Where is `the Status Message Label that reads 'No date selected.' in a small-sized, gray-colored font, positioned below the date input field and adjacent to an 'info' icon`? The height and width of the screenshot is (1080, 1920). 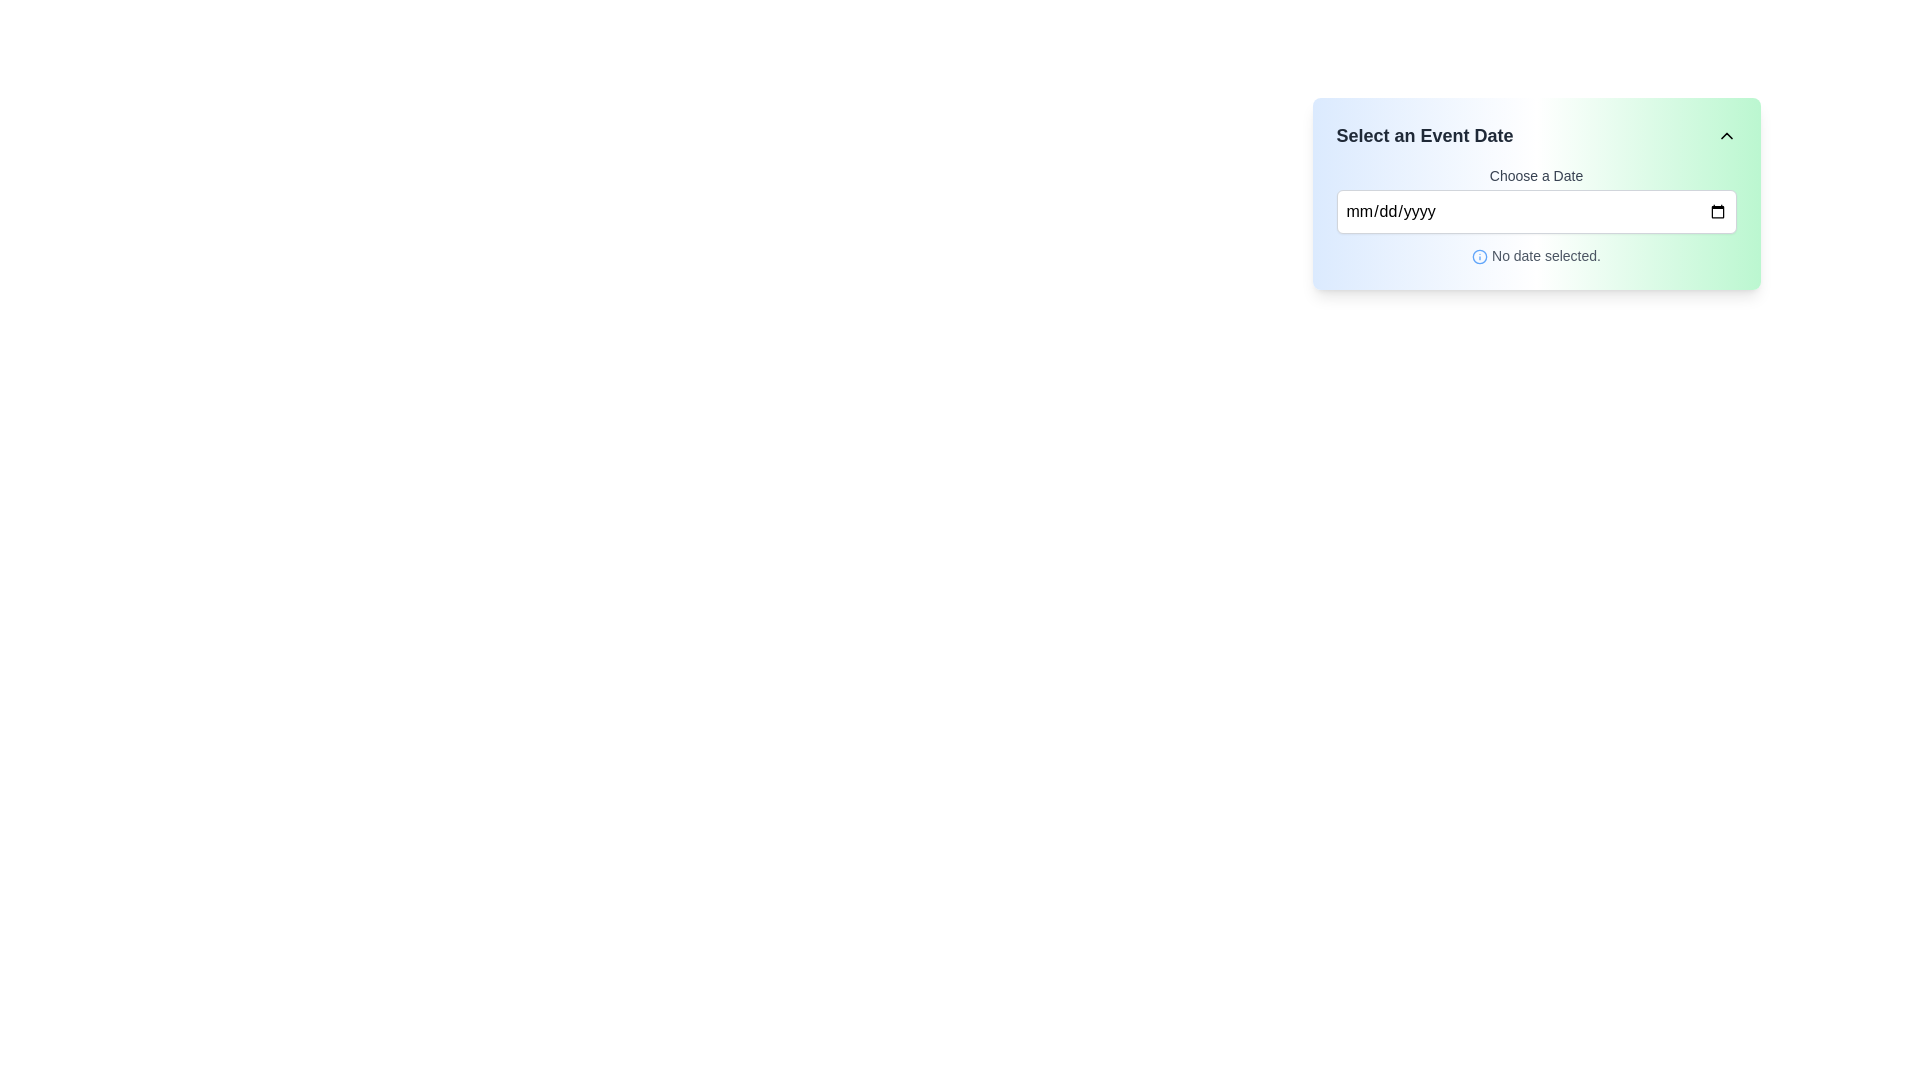 the Status Message Label that reads 'No date selected.' in a small-sized, gray-colored font, positioned below the date input field and adjacent to an 'info' icon is located at coordinates (1545, 254).